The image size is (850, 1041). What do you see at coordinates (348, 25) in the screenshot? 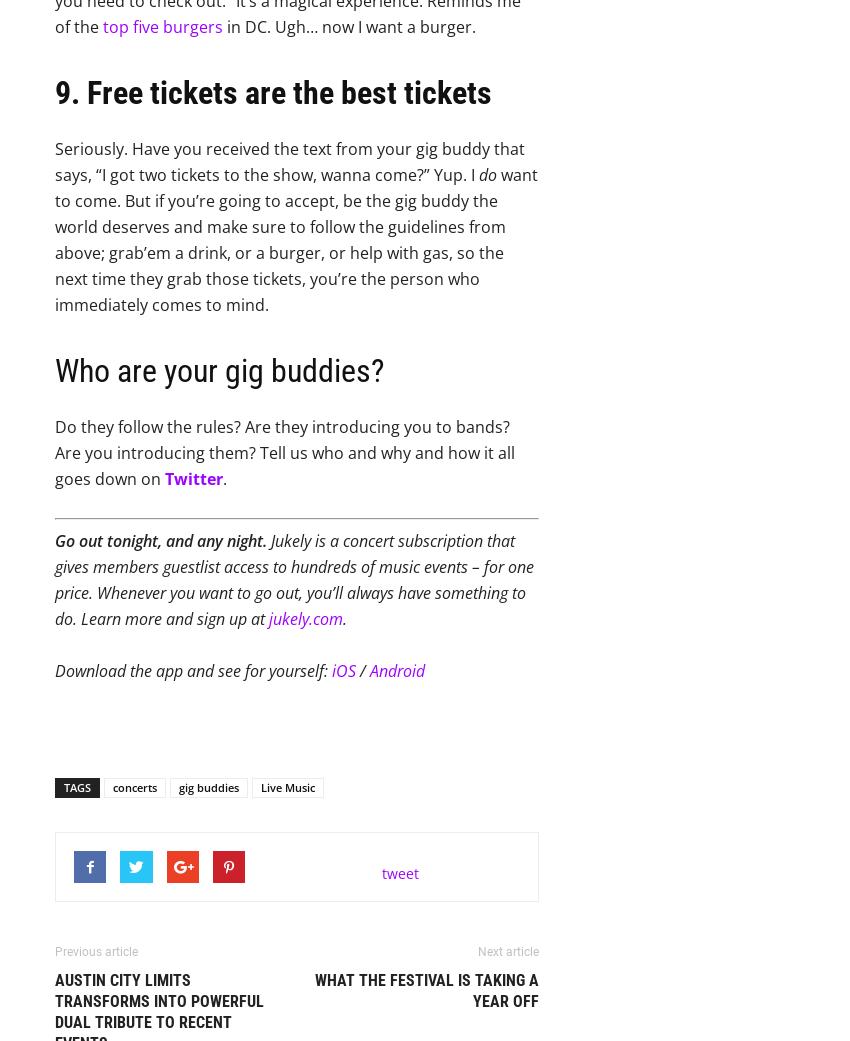
I see `'in DC. Ugh… now I want a burger.'` at bounding box center [348, 25].